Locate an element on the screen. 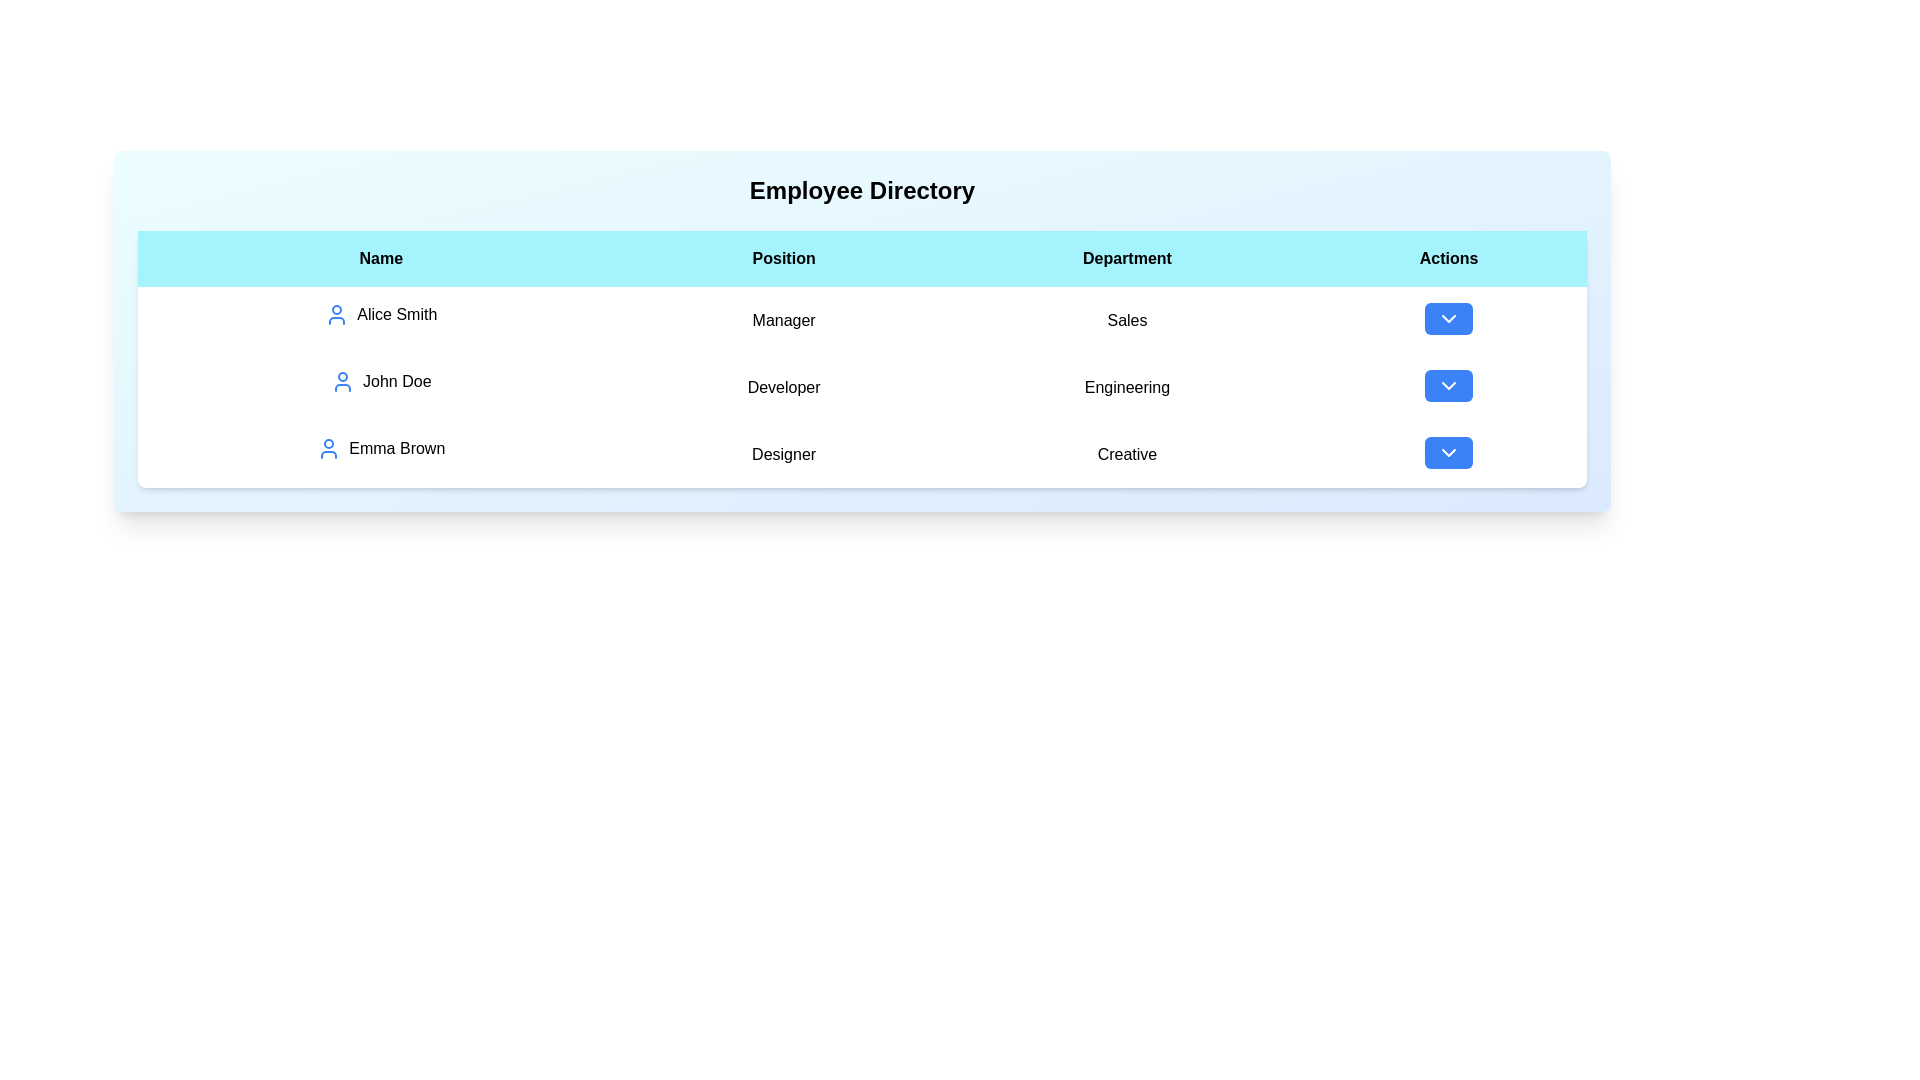  the first row of the Employee Directory that displays details such as name, position, and department, to trigger a tooltip or highlight effect is located at coordinates (862, 319).